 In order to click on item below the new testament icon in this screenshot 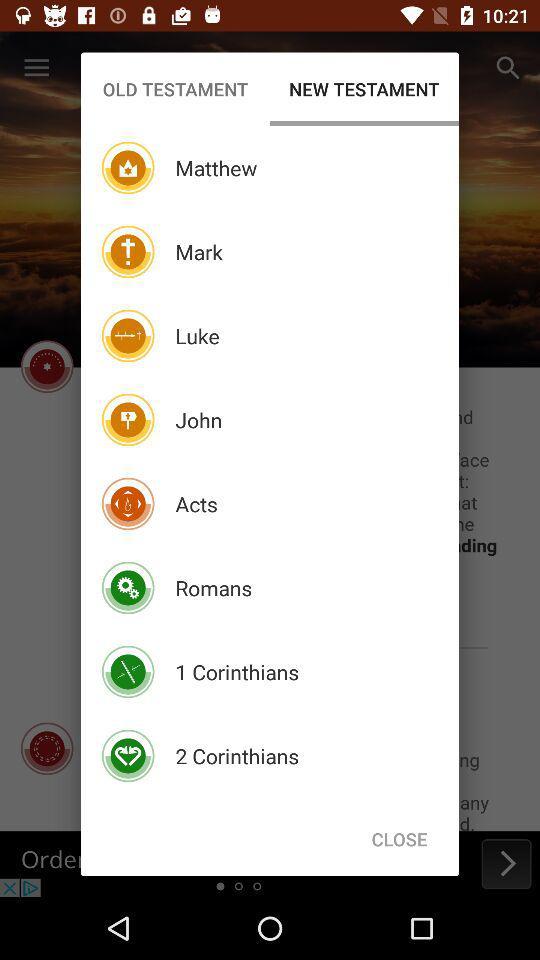, I will do `click(399, 839)`.